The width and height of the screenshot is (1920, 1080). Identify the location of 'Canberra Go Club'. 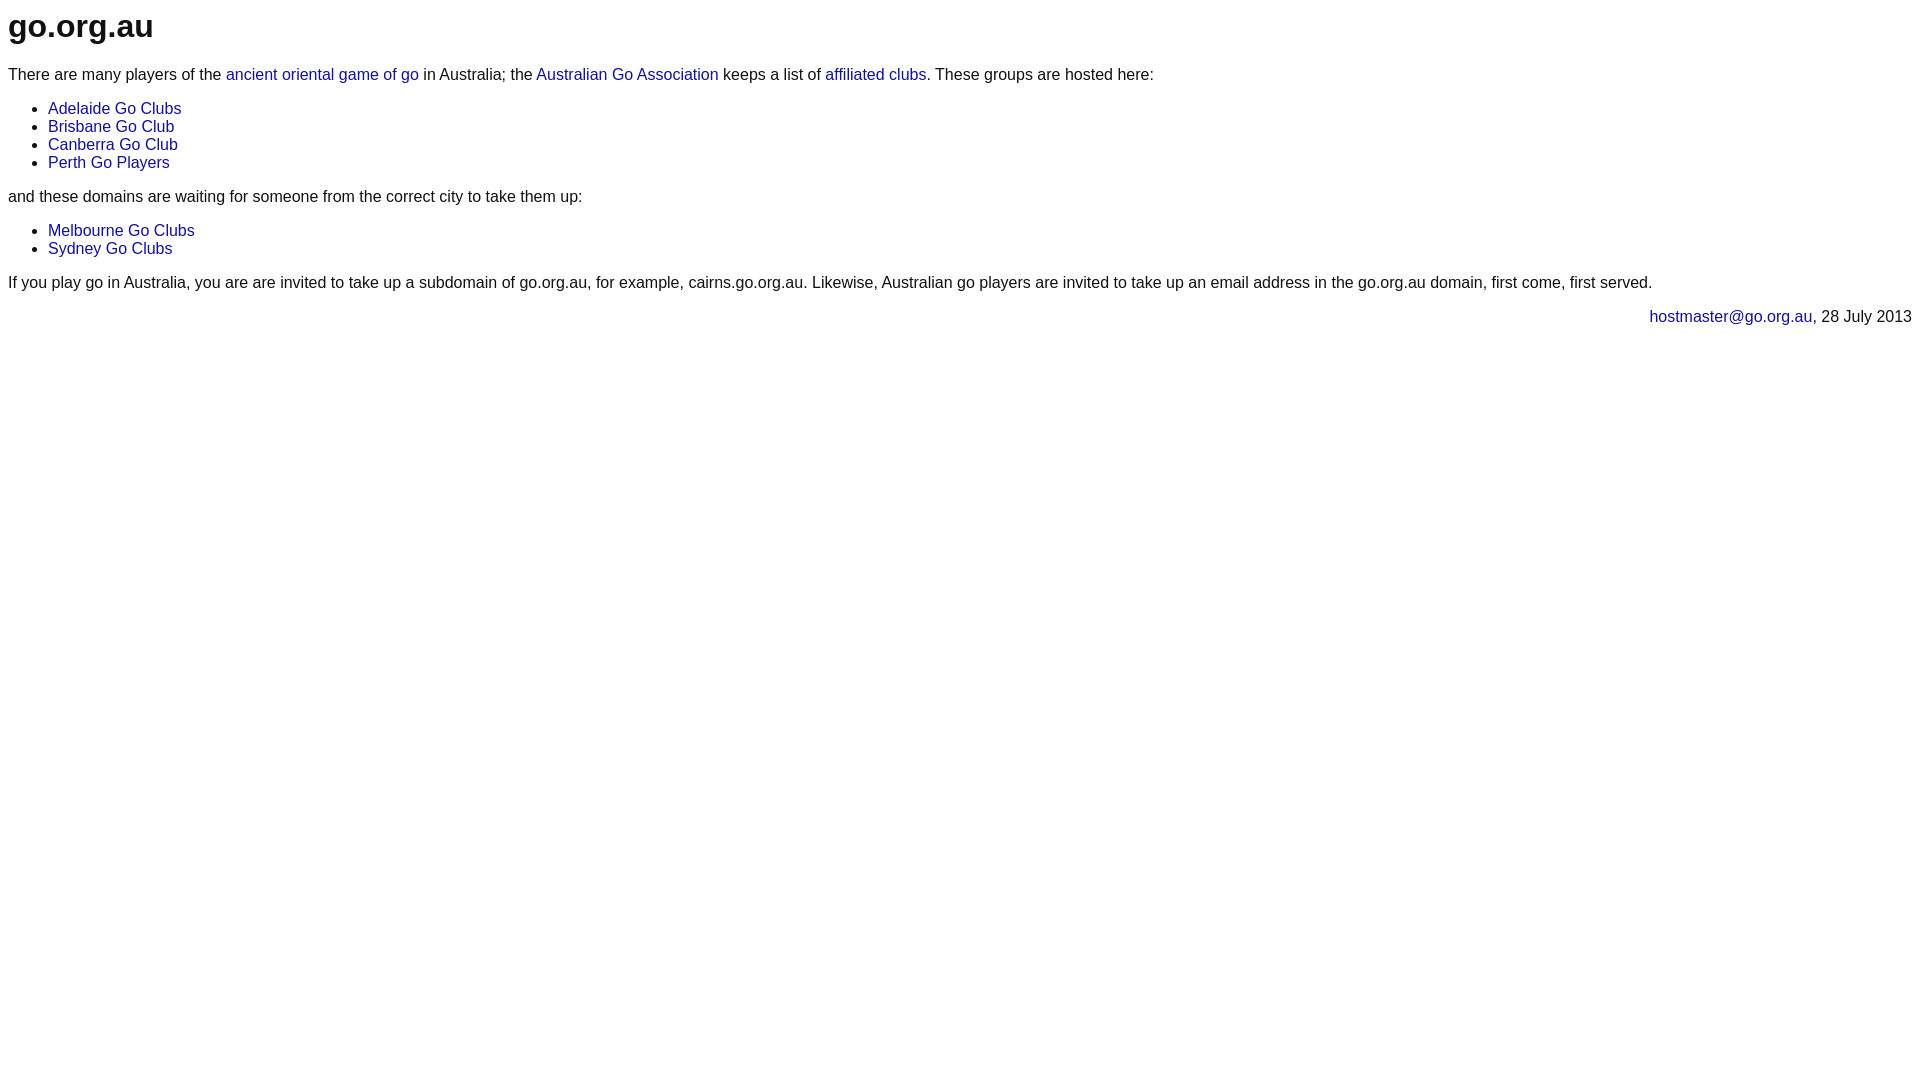
(112, 143).